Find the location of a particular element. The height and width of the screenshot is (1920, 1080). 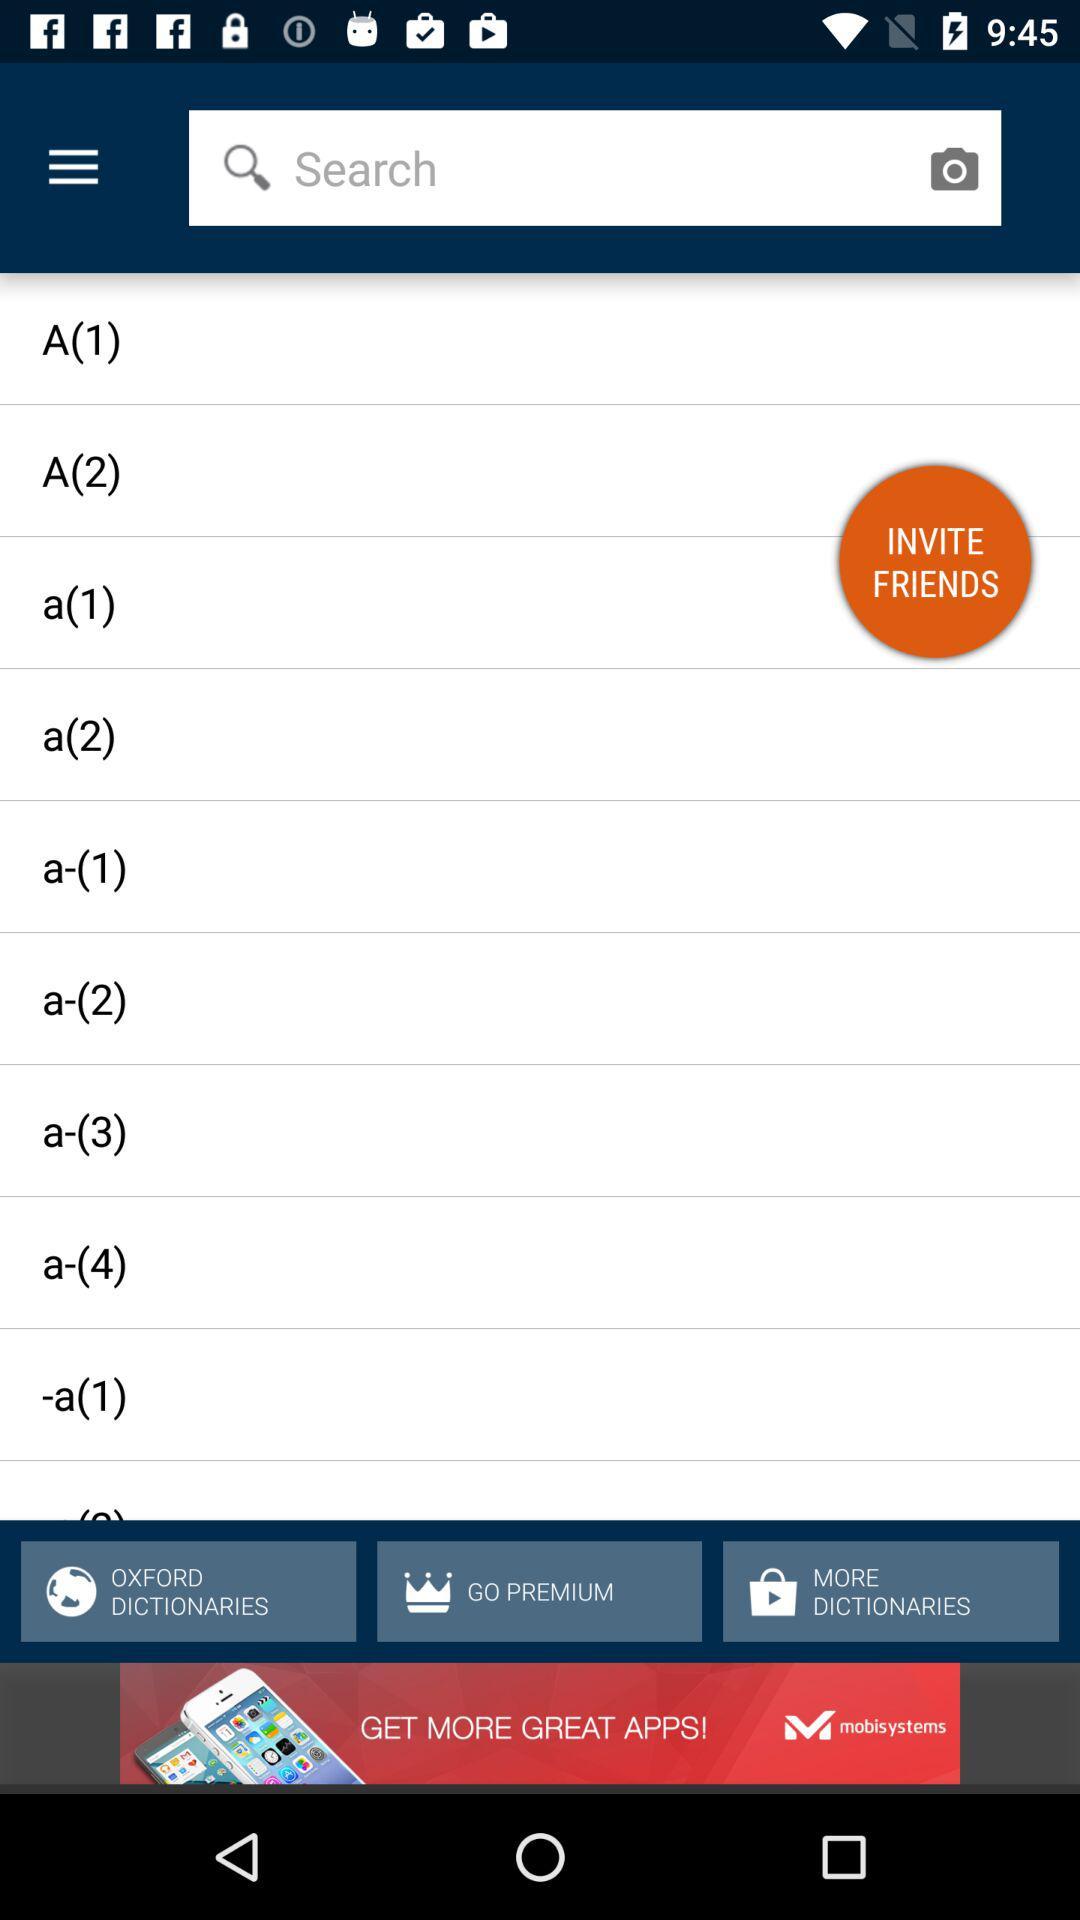

the a-(4) item is located at coordinates (520, 1261).